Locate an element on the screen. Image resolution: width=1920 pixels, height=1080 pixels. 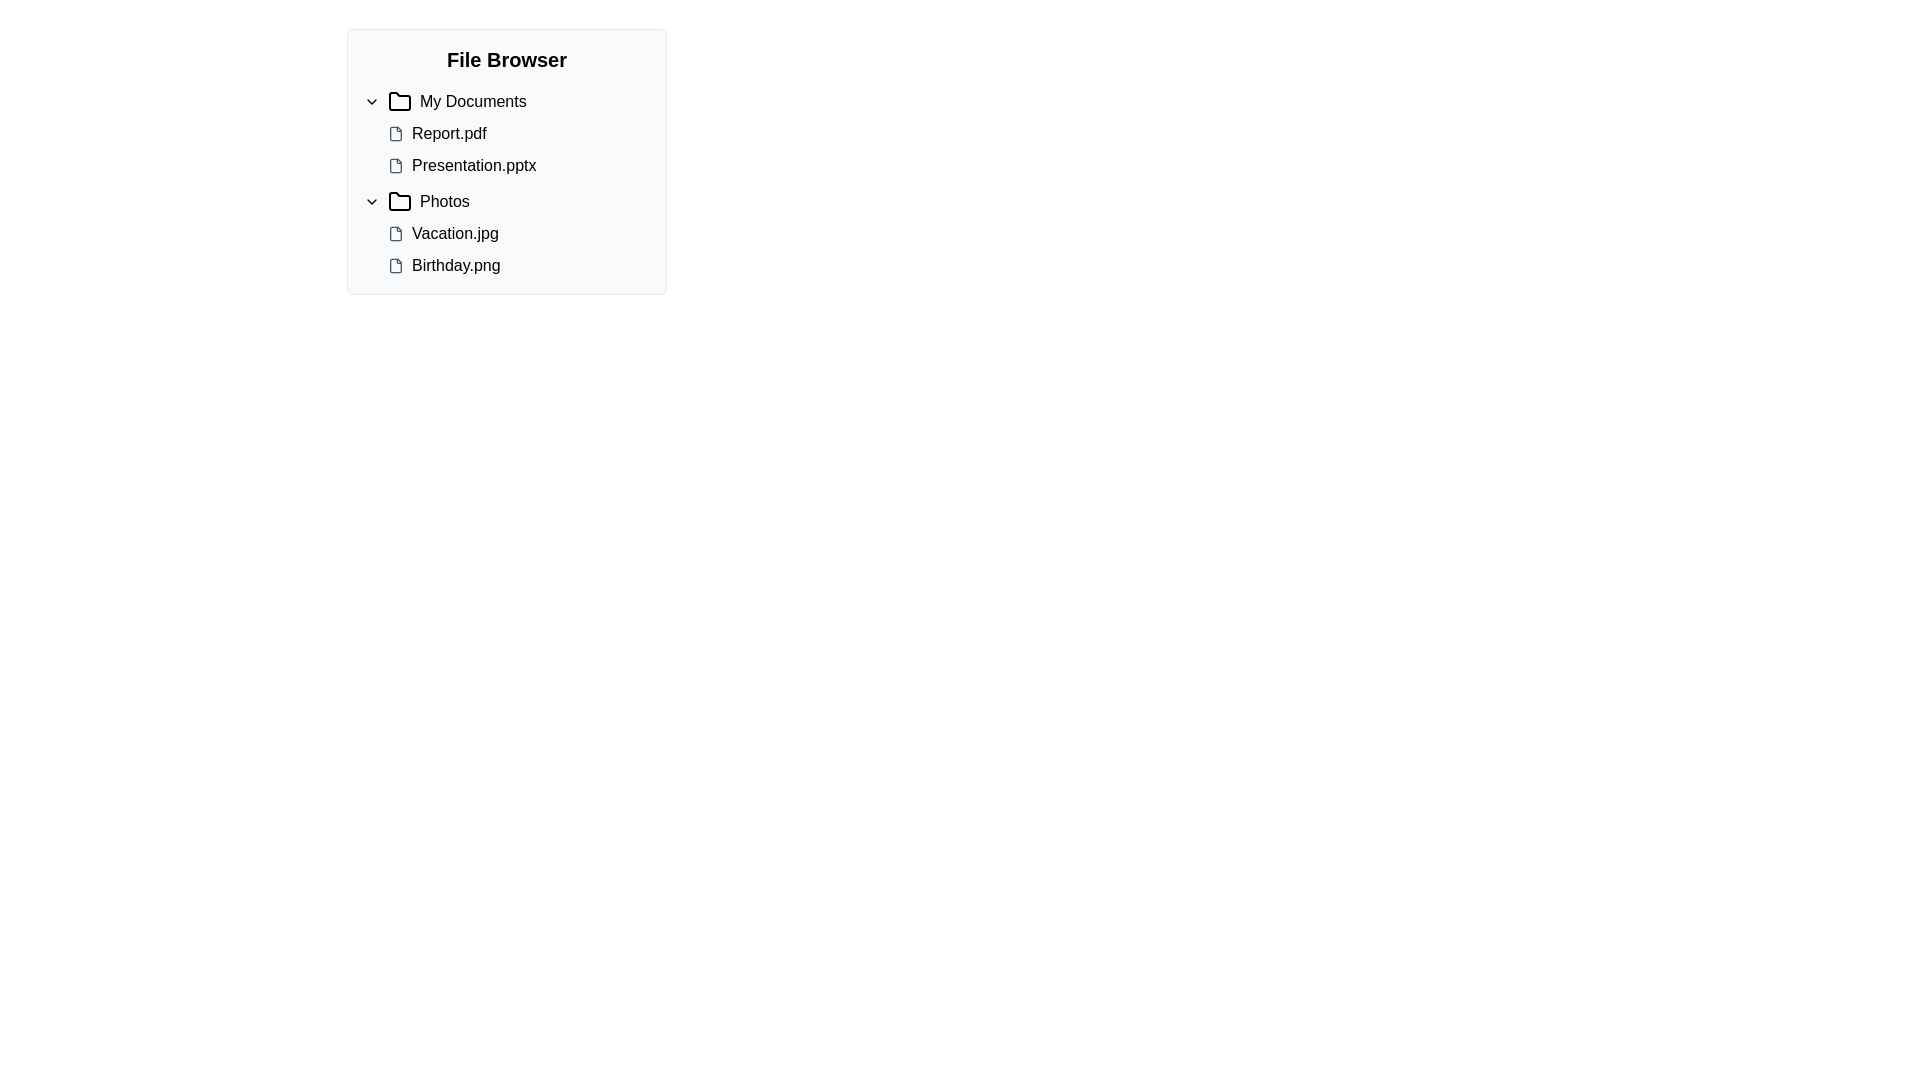
the icon resembling a document with a folded top-right corner, located next is located at coordinates (395, 265).